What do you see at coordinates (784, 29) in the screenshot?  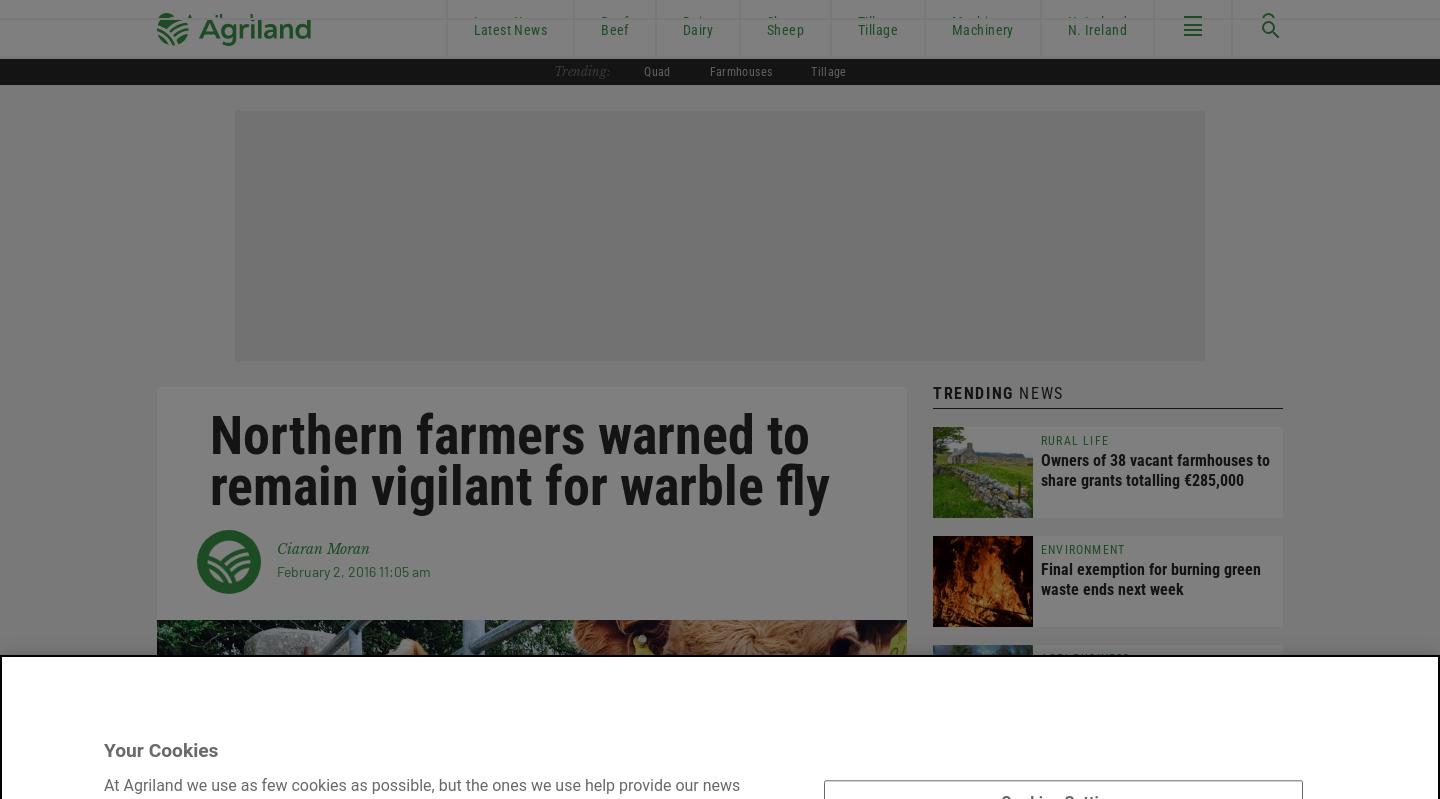 I see `'Sheep'` at bounding box center [784, 29].